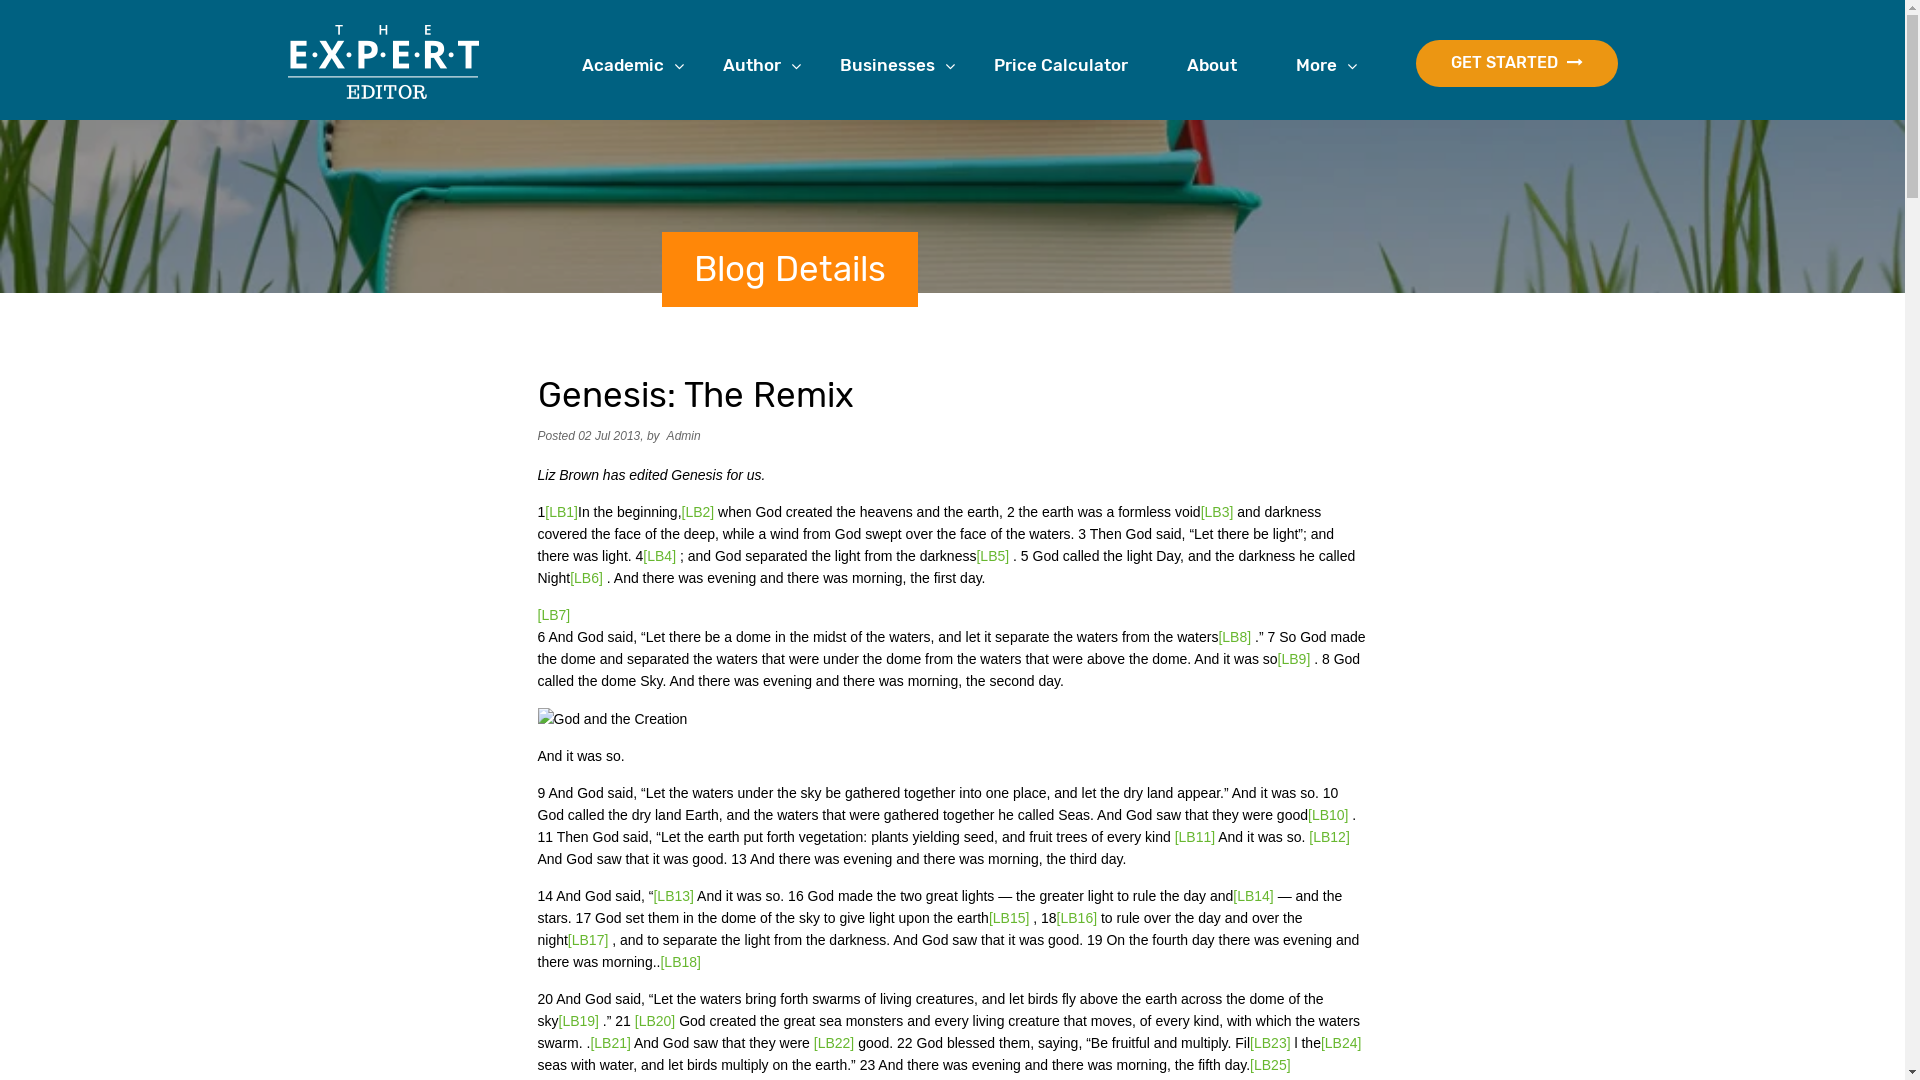  I want to click on '[LB20]', so click(633, 1021).